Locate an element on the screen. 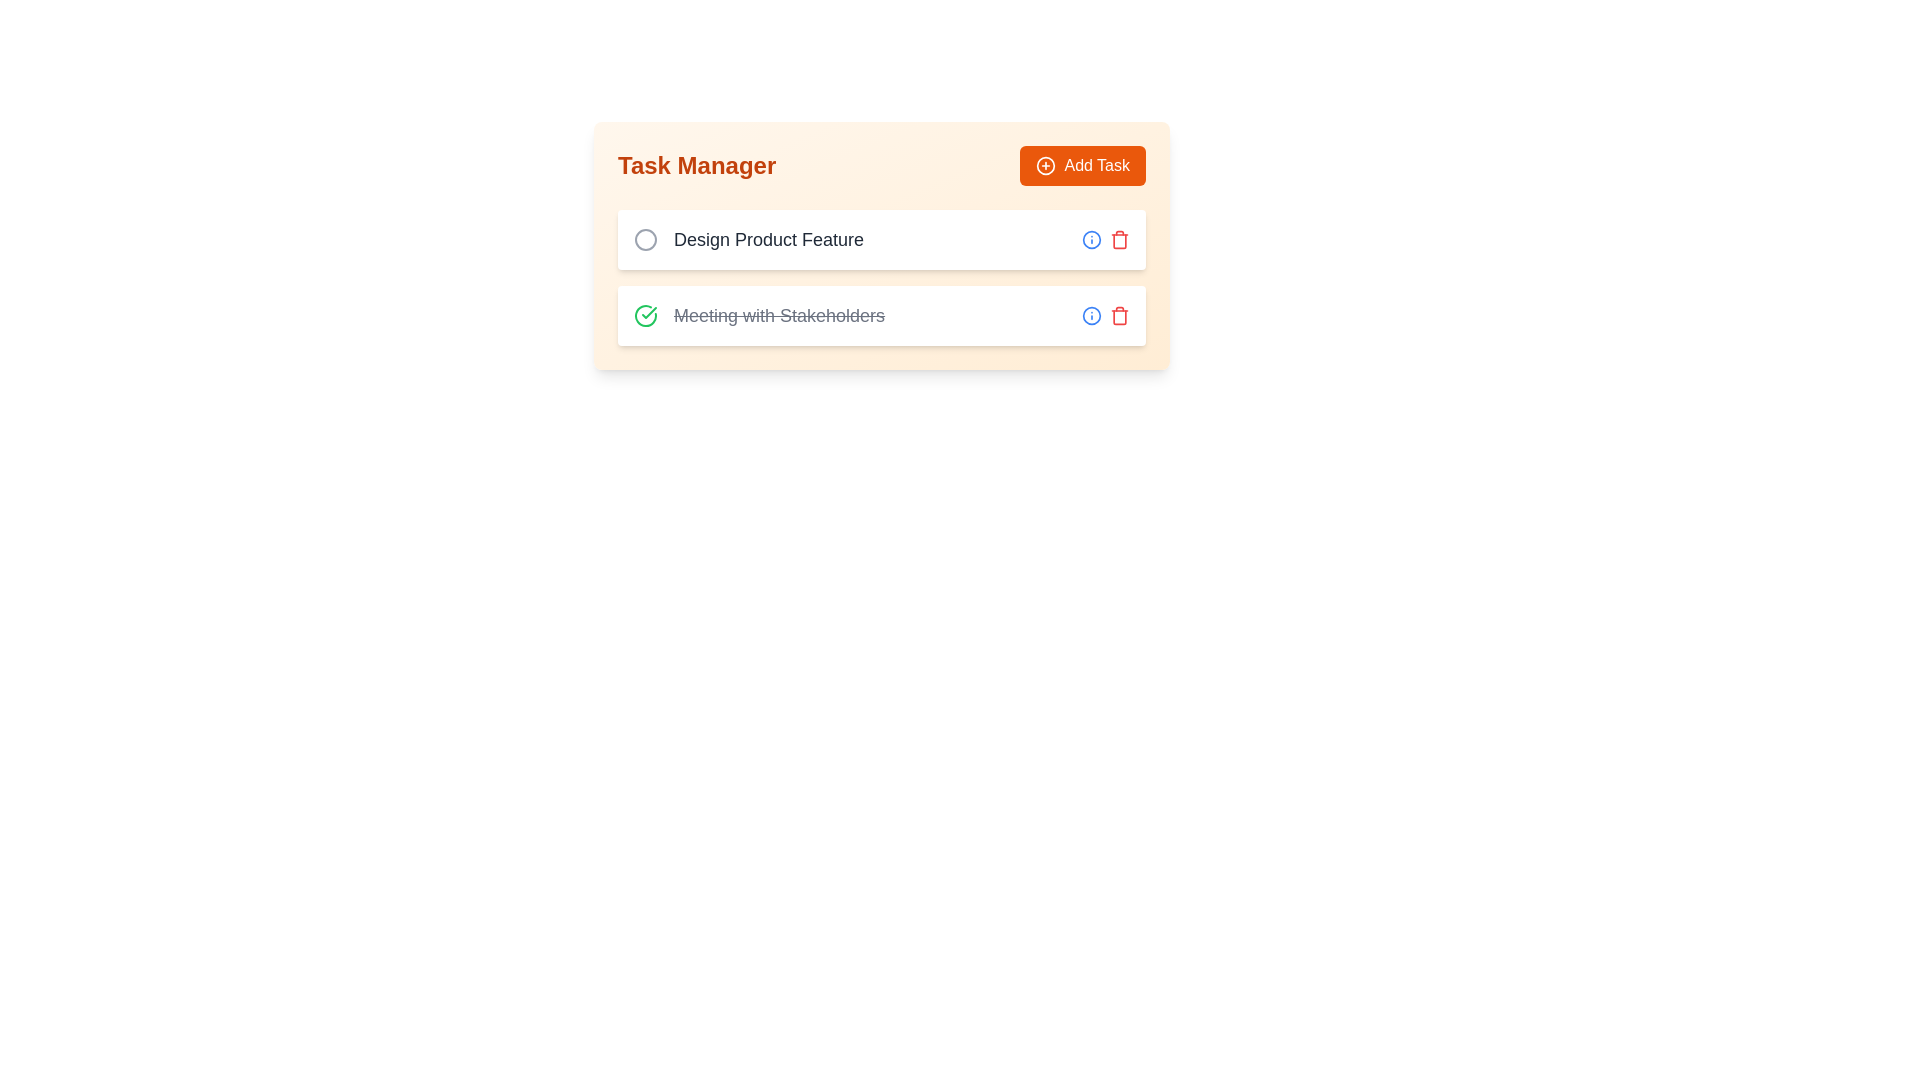 The width and height of the screenshot is (1920, 1080). the static text label reading 'Design Product Feature' styled in dark gray font on a light background, located in the first task item of the 'Task Manager' interface is located at coordinates (767, 238).